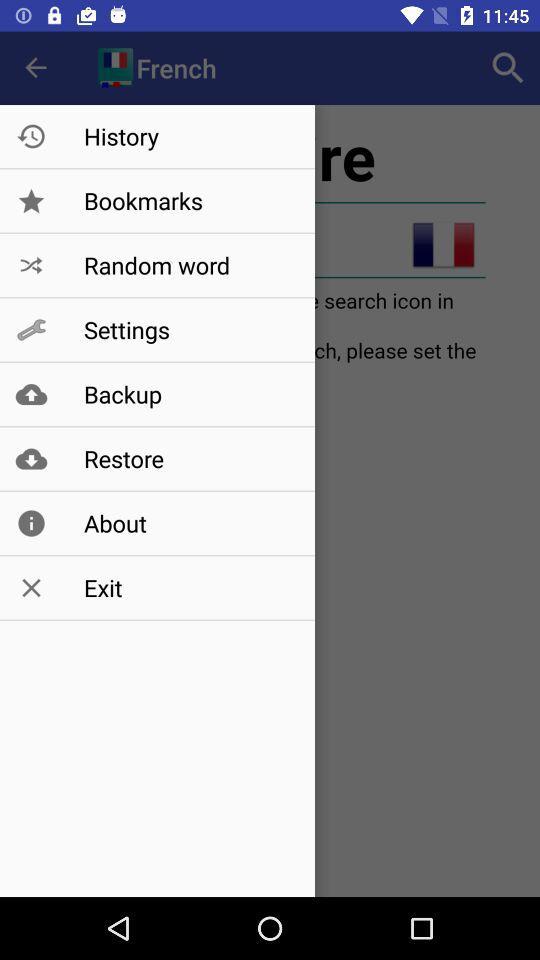  Describe the element at coordinates (189, 135) in the screenshot. I see `the history` at that location.